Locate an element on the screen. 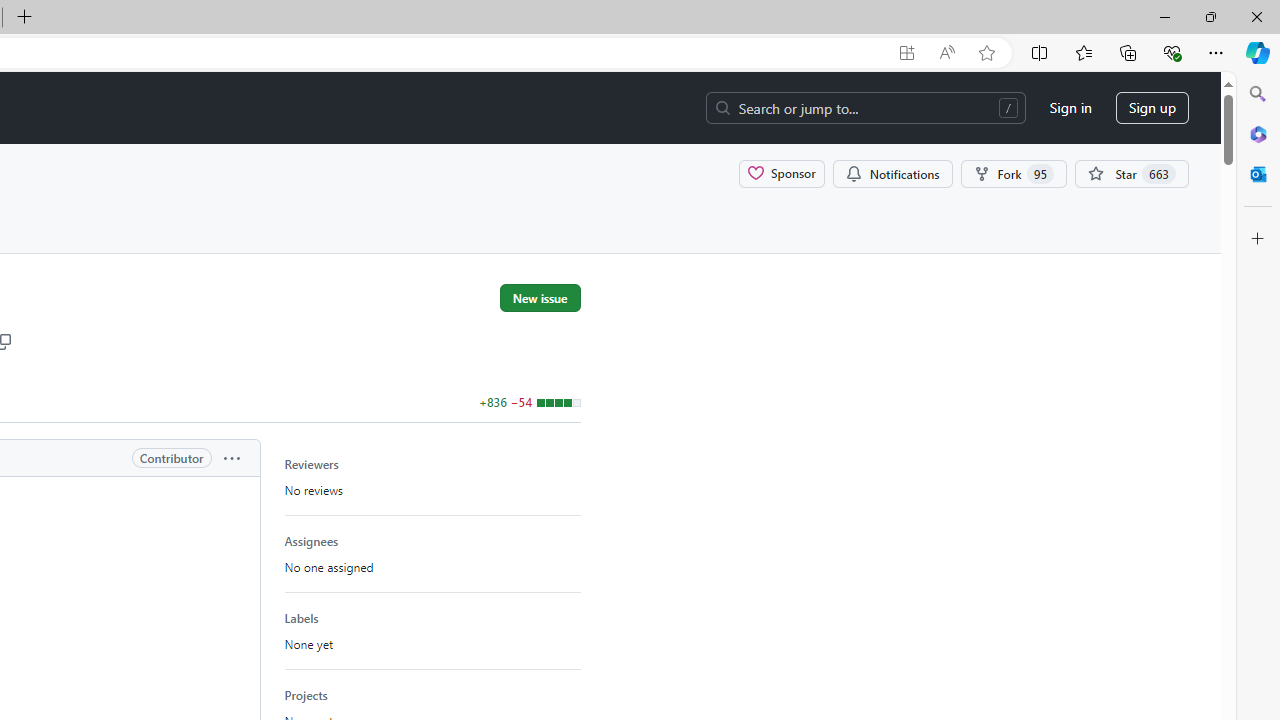  'Sponsor MajkiIT/polish-ads-filter' is located at coordinates (781, 172).